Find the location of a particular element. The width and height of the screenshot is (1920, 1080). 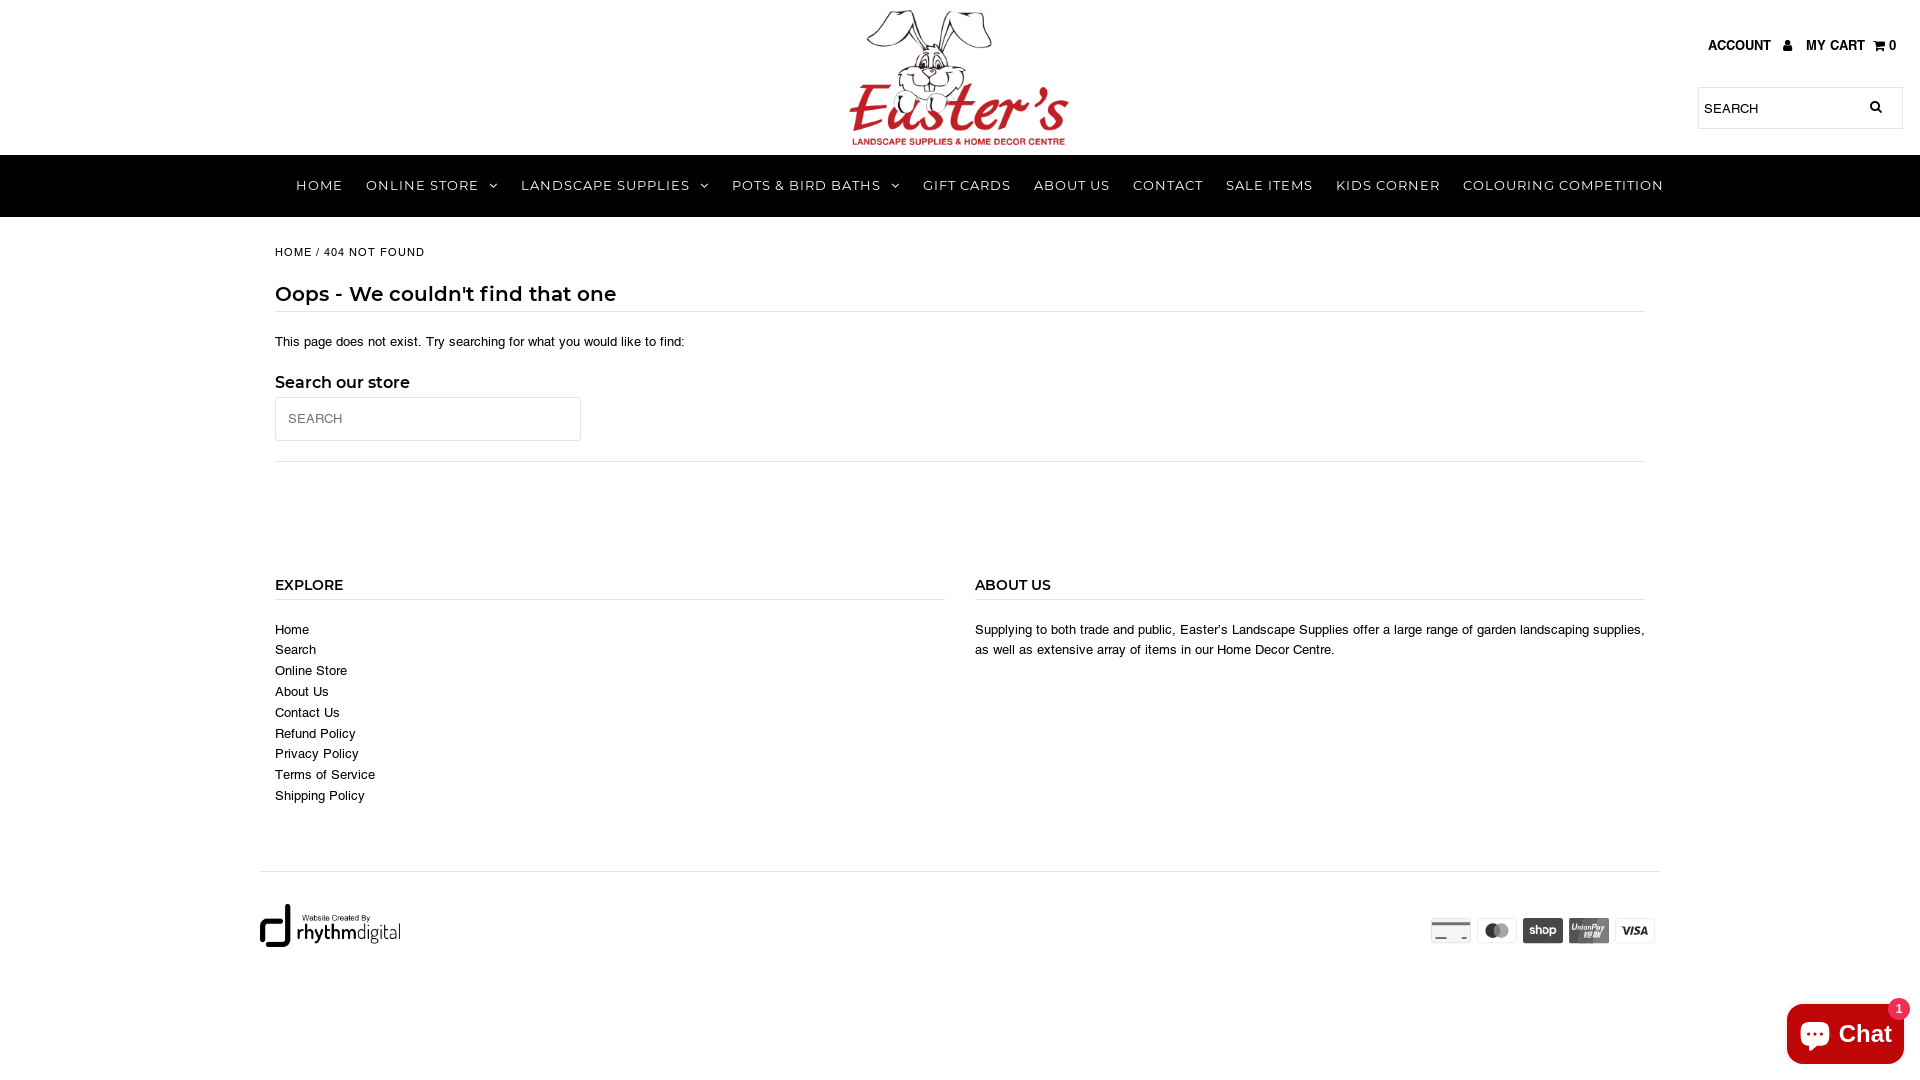

'Refund Policy' is located at coordinates (273, 733).